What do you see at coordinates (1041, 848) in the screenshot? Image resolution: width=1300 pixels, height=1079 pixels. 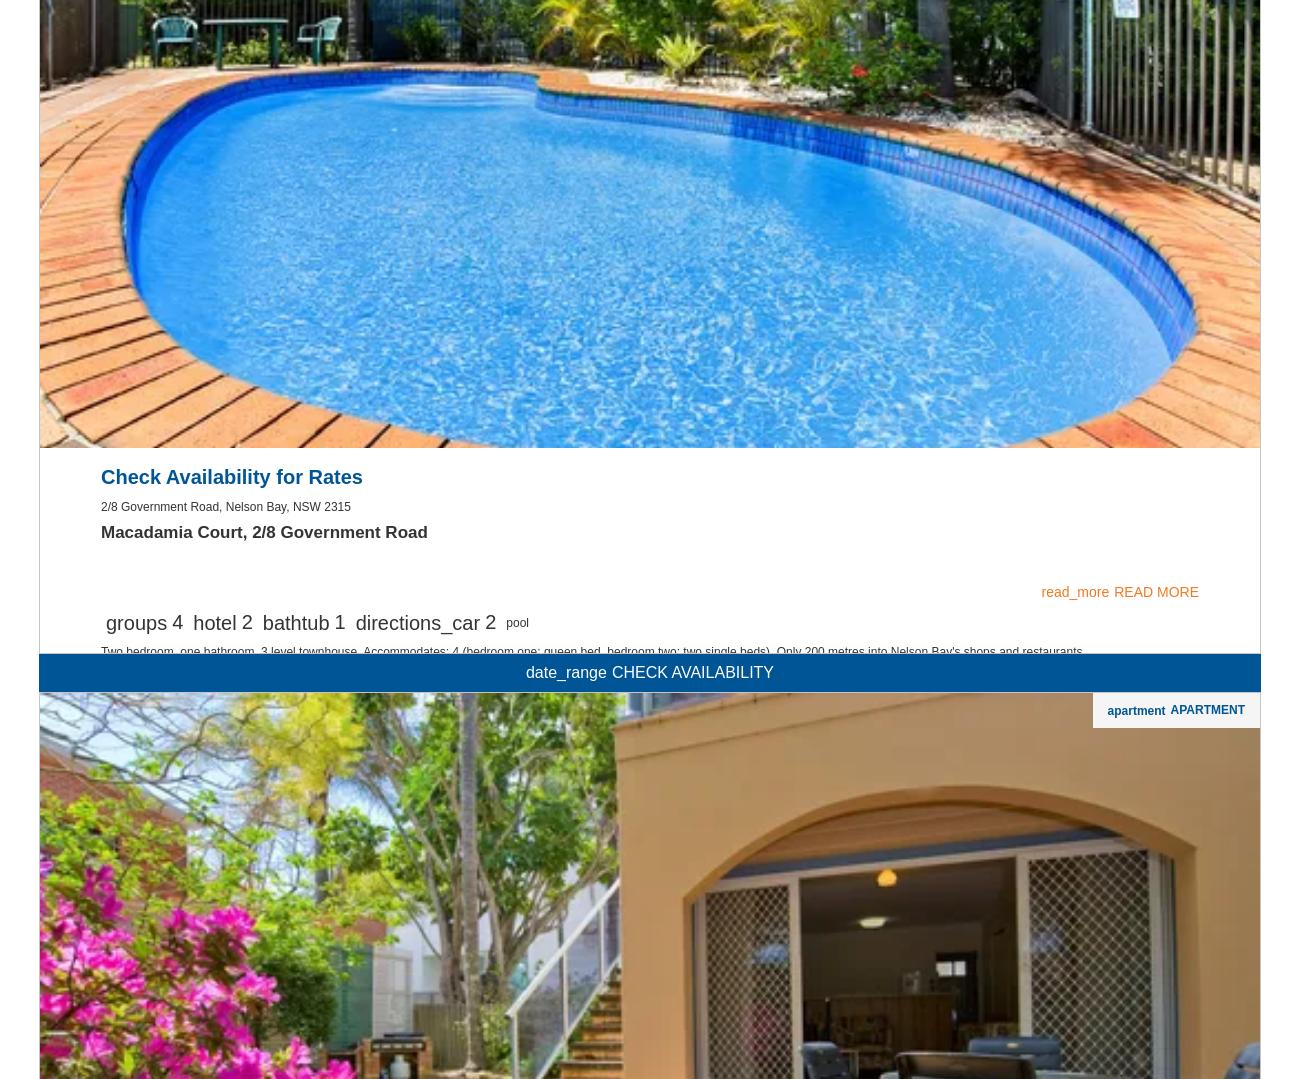 I see `'read_more'` at bounding box center [1041, 848].